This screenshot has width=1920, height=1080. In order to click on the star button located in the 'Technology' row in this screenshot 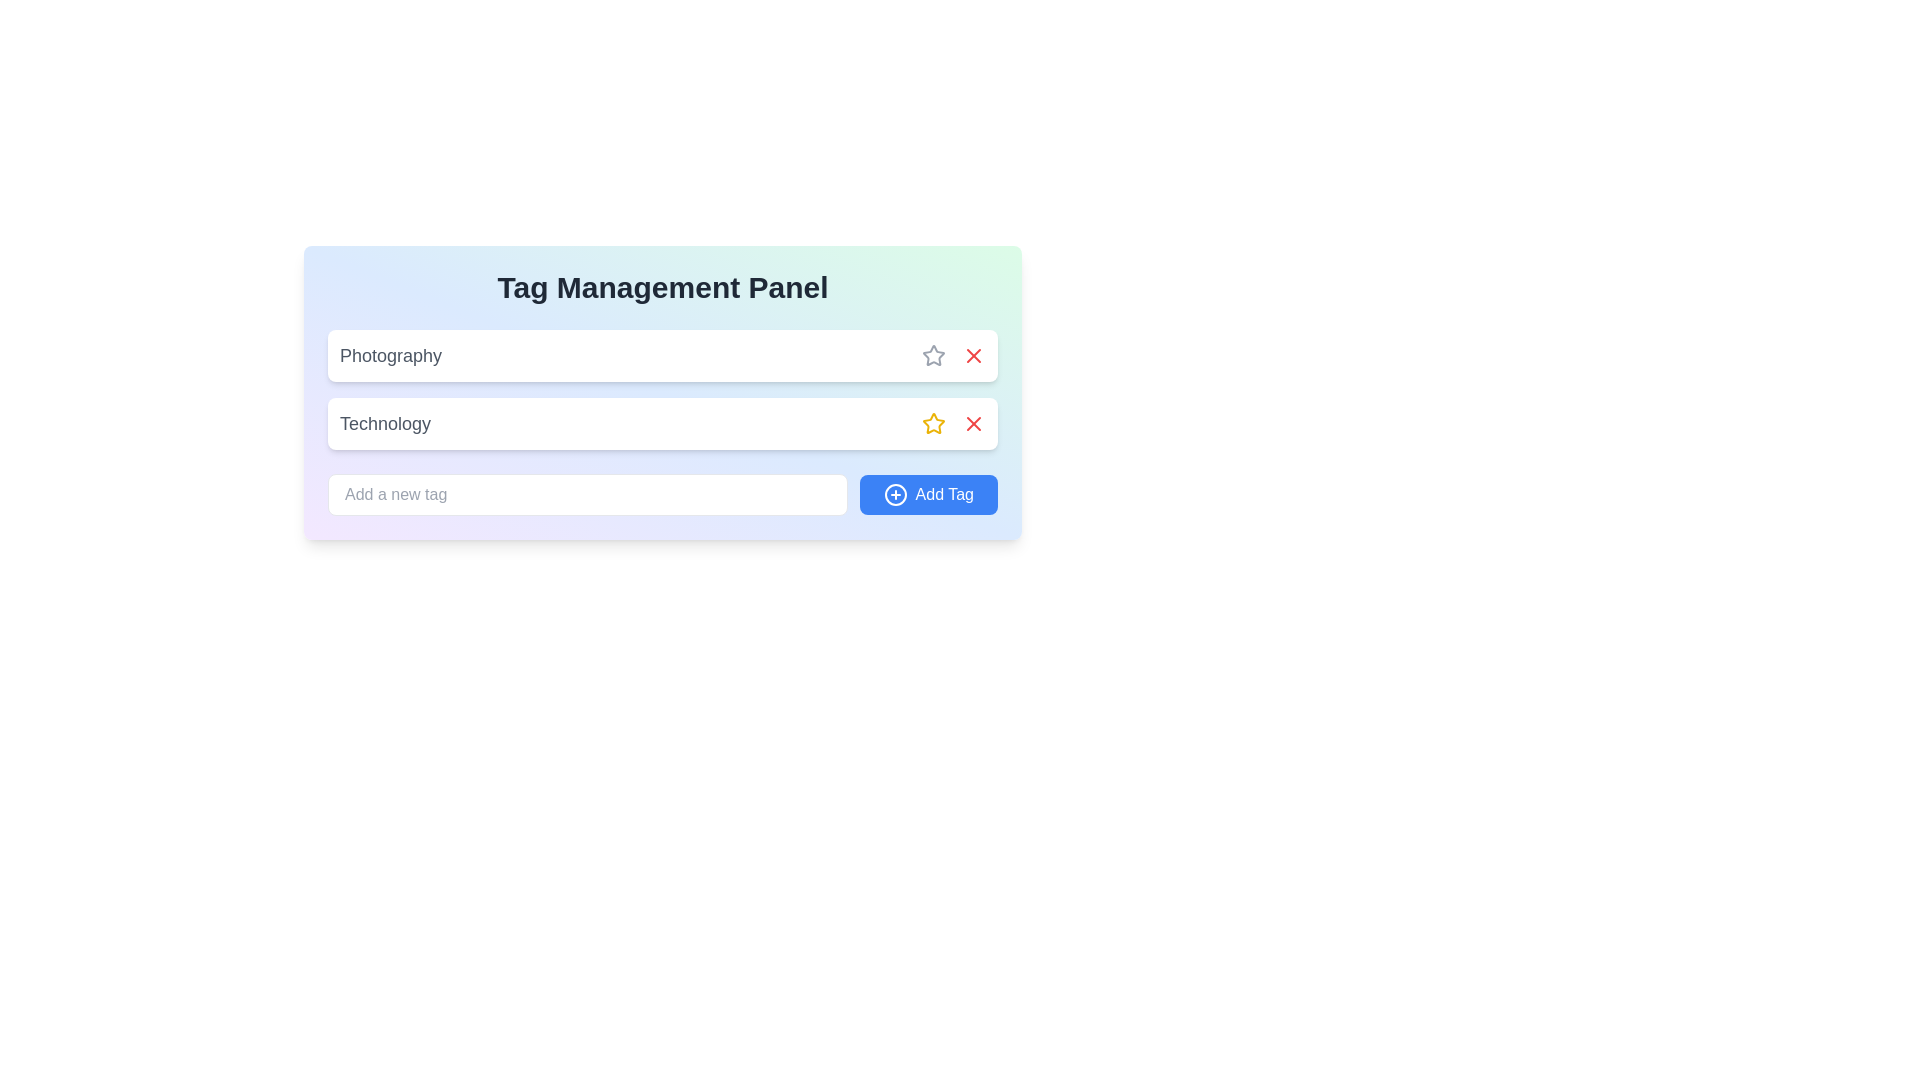, I will do `click(933, 354)`.